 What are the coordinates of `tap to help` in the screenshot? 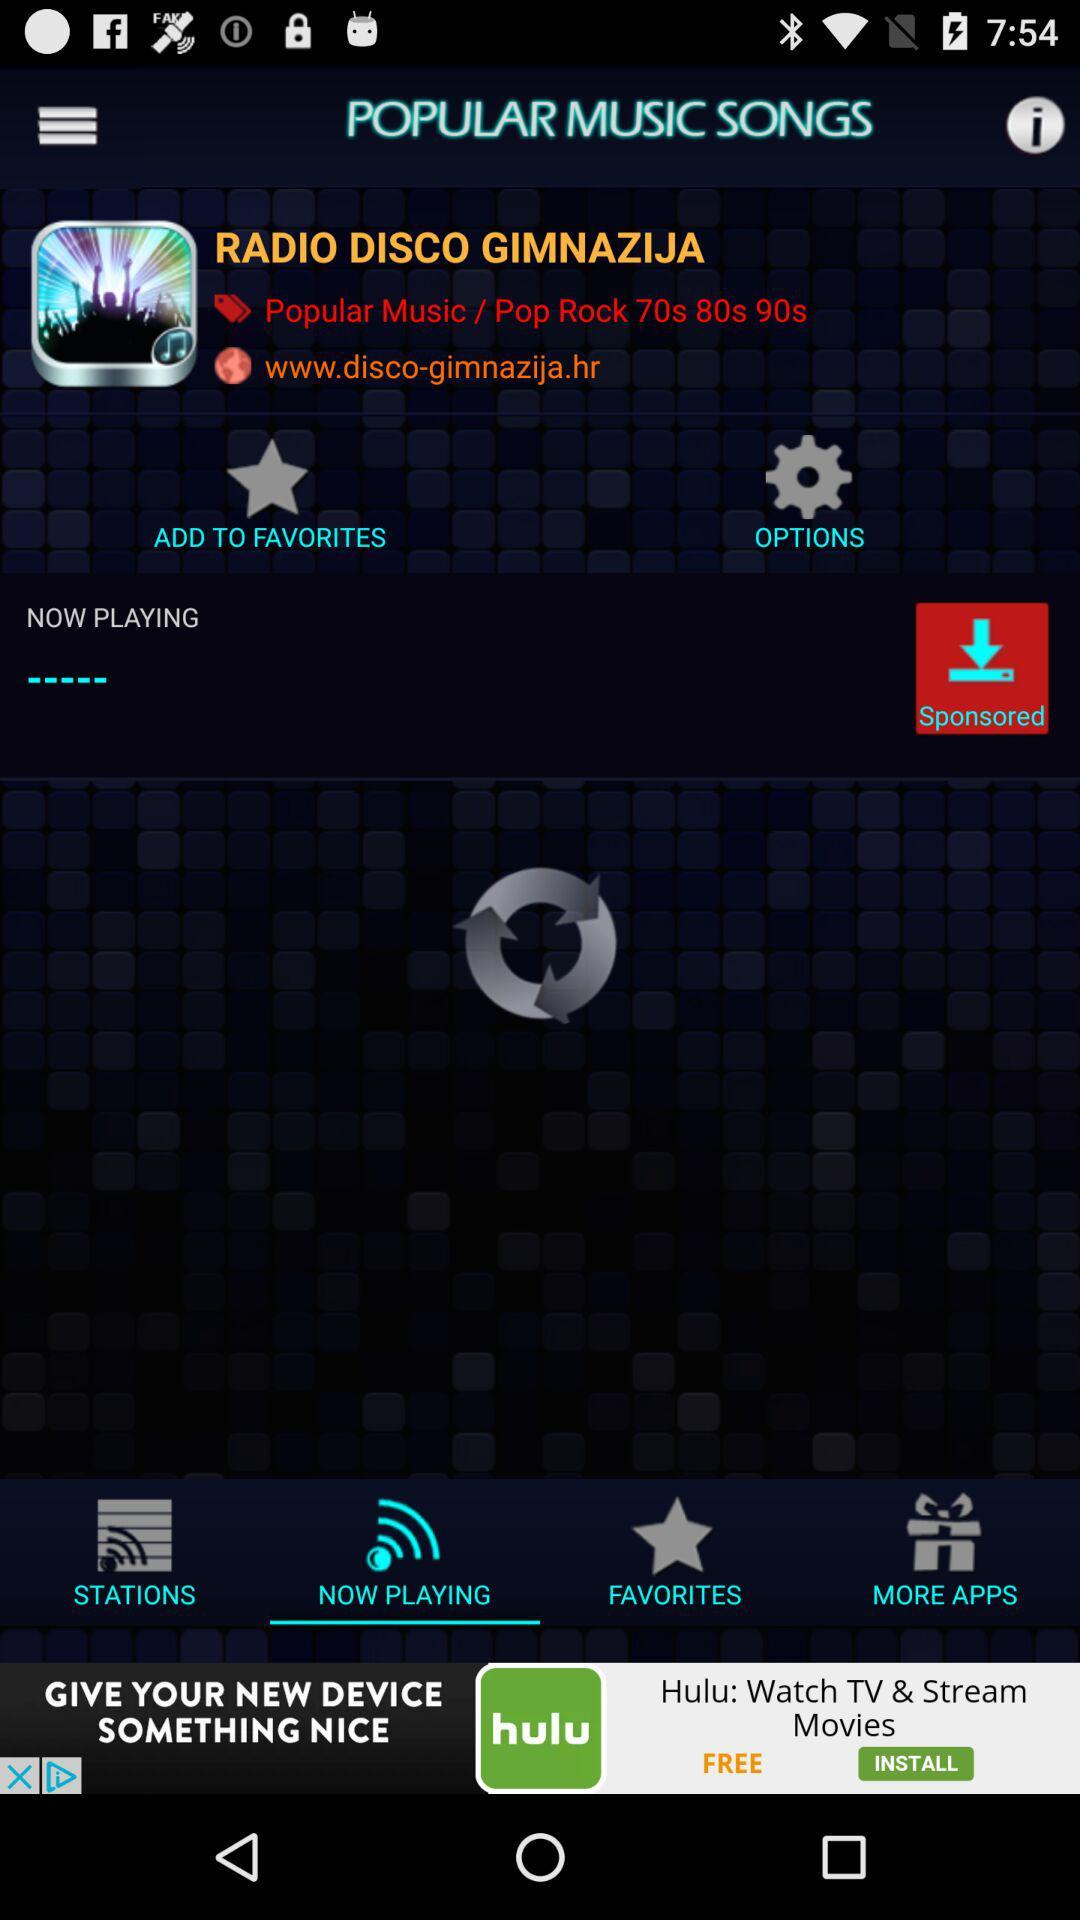 It's located at (1034, 124).